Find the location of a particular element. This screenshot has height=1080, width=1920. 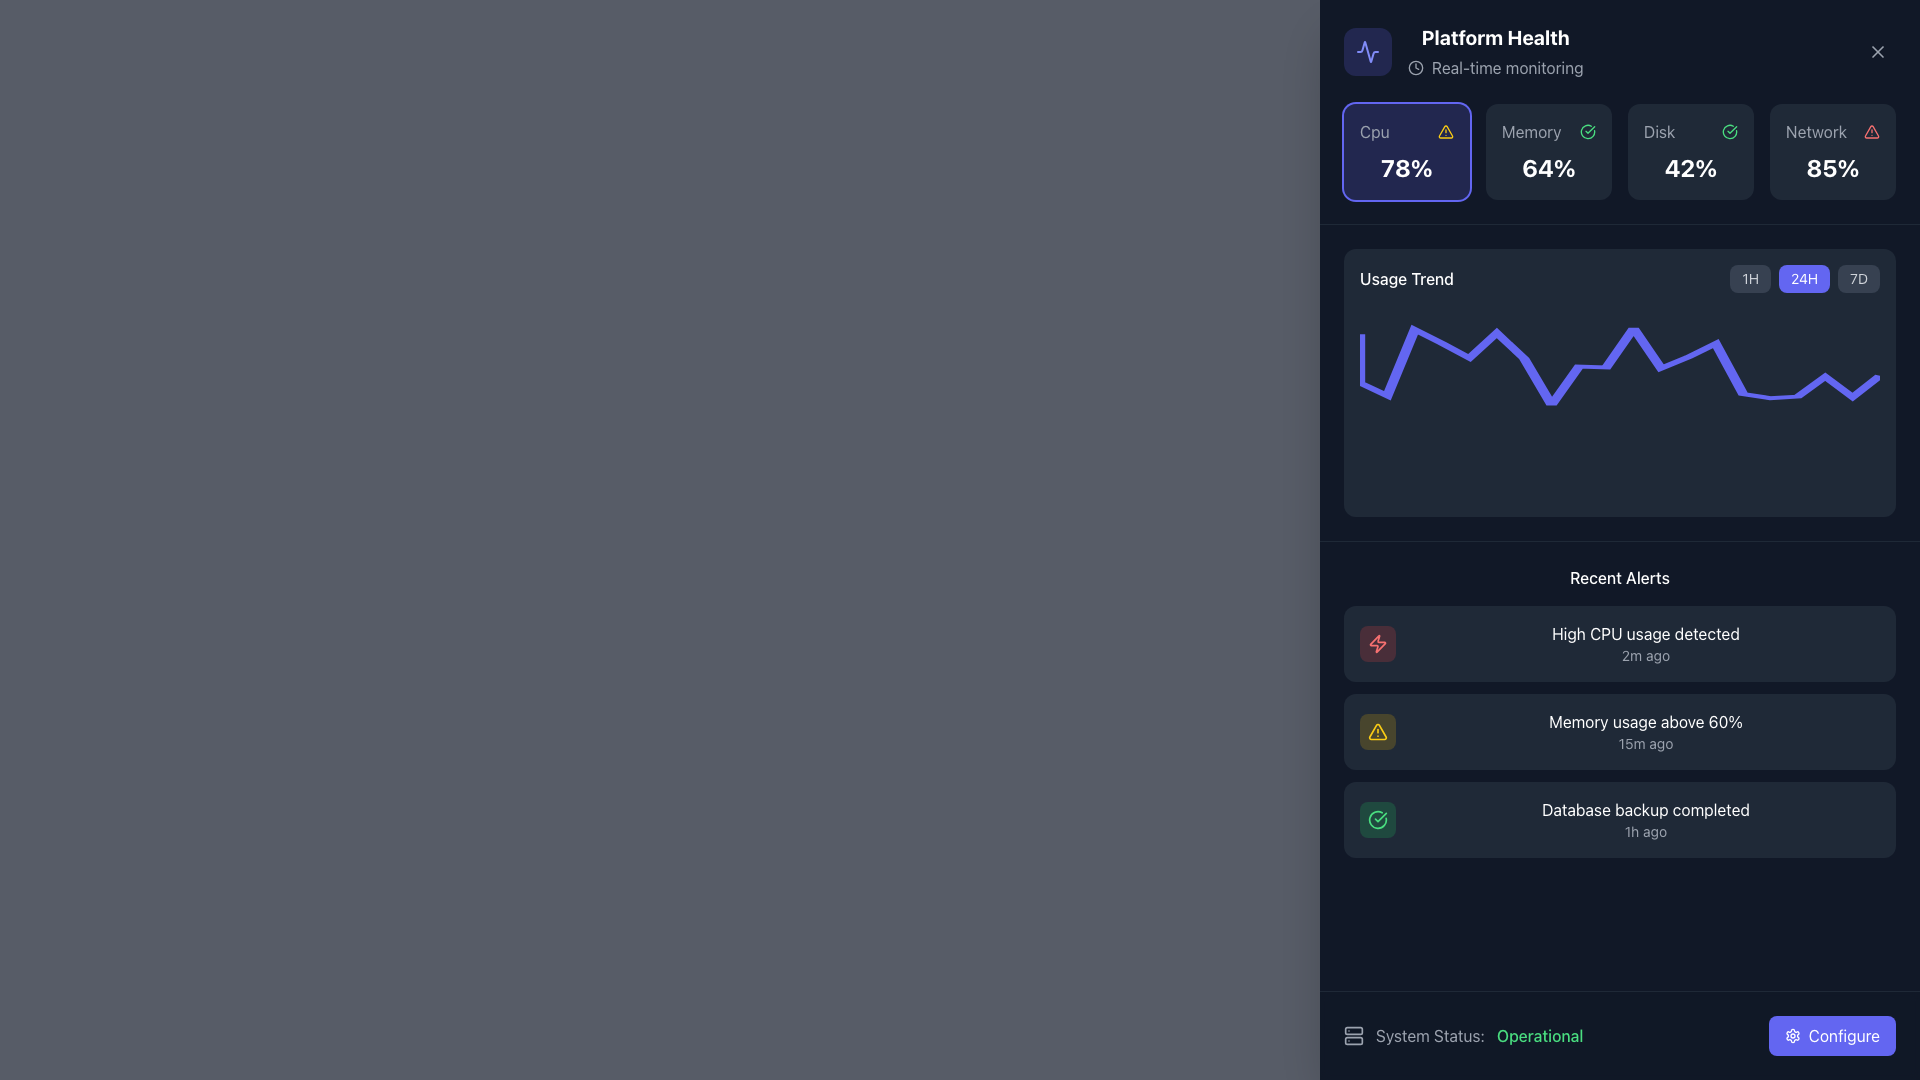

the circular icon with a green outline and a checkmark inside, located in the third item of the 'Recent Alerts' section, to the left of the text 'Database backup completed' is located at coordinates (1376, 820).